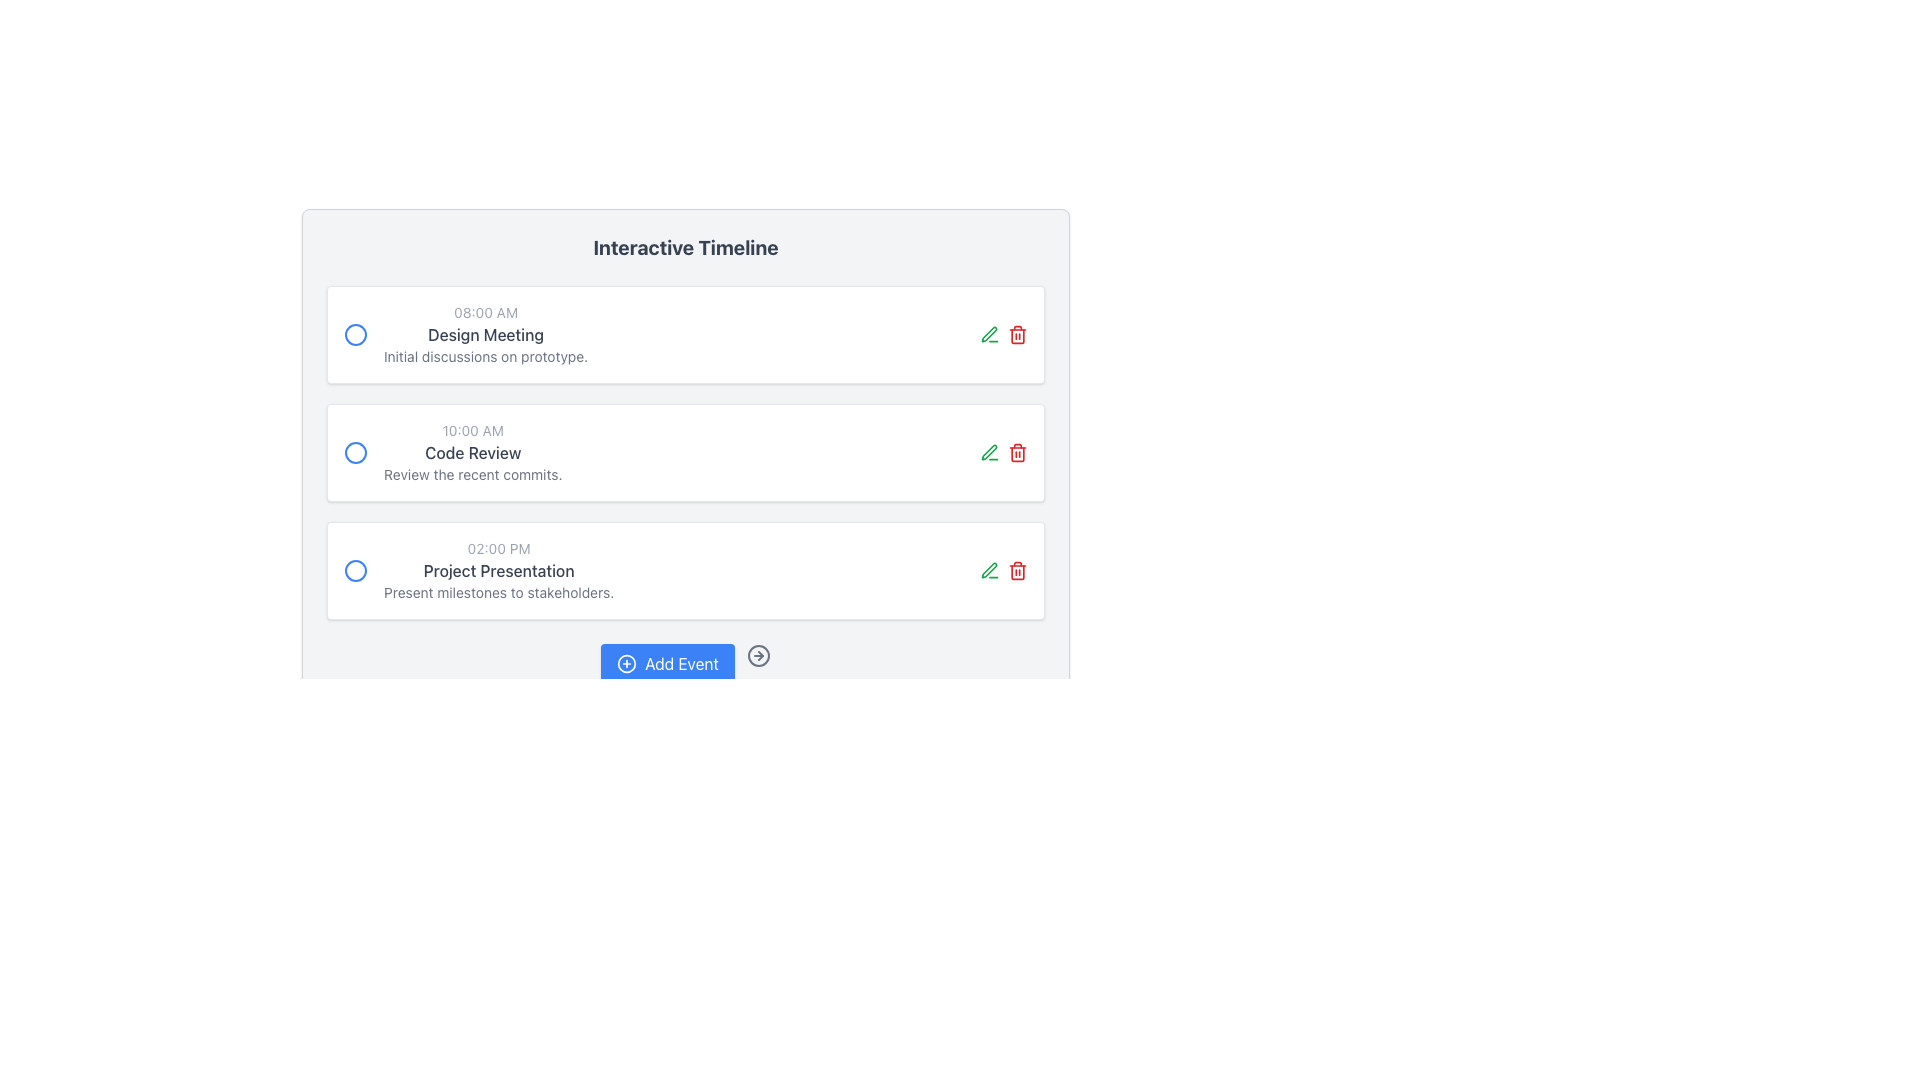 This screenshot has height=1080, width=1920. Describe the element at coordinates (989, 570) in the screenshot. I see `the edit icon located to the left of the trash bin icon in the timeline entry for 'Project Presentation'` at that location.